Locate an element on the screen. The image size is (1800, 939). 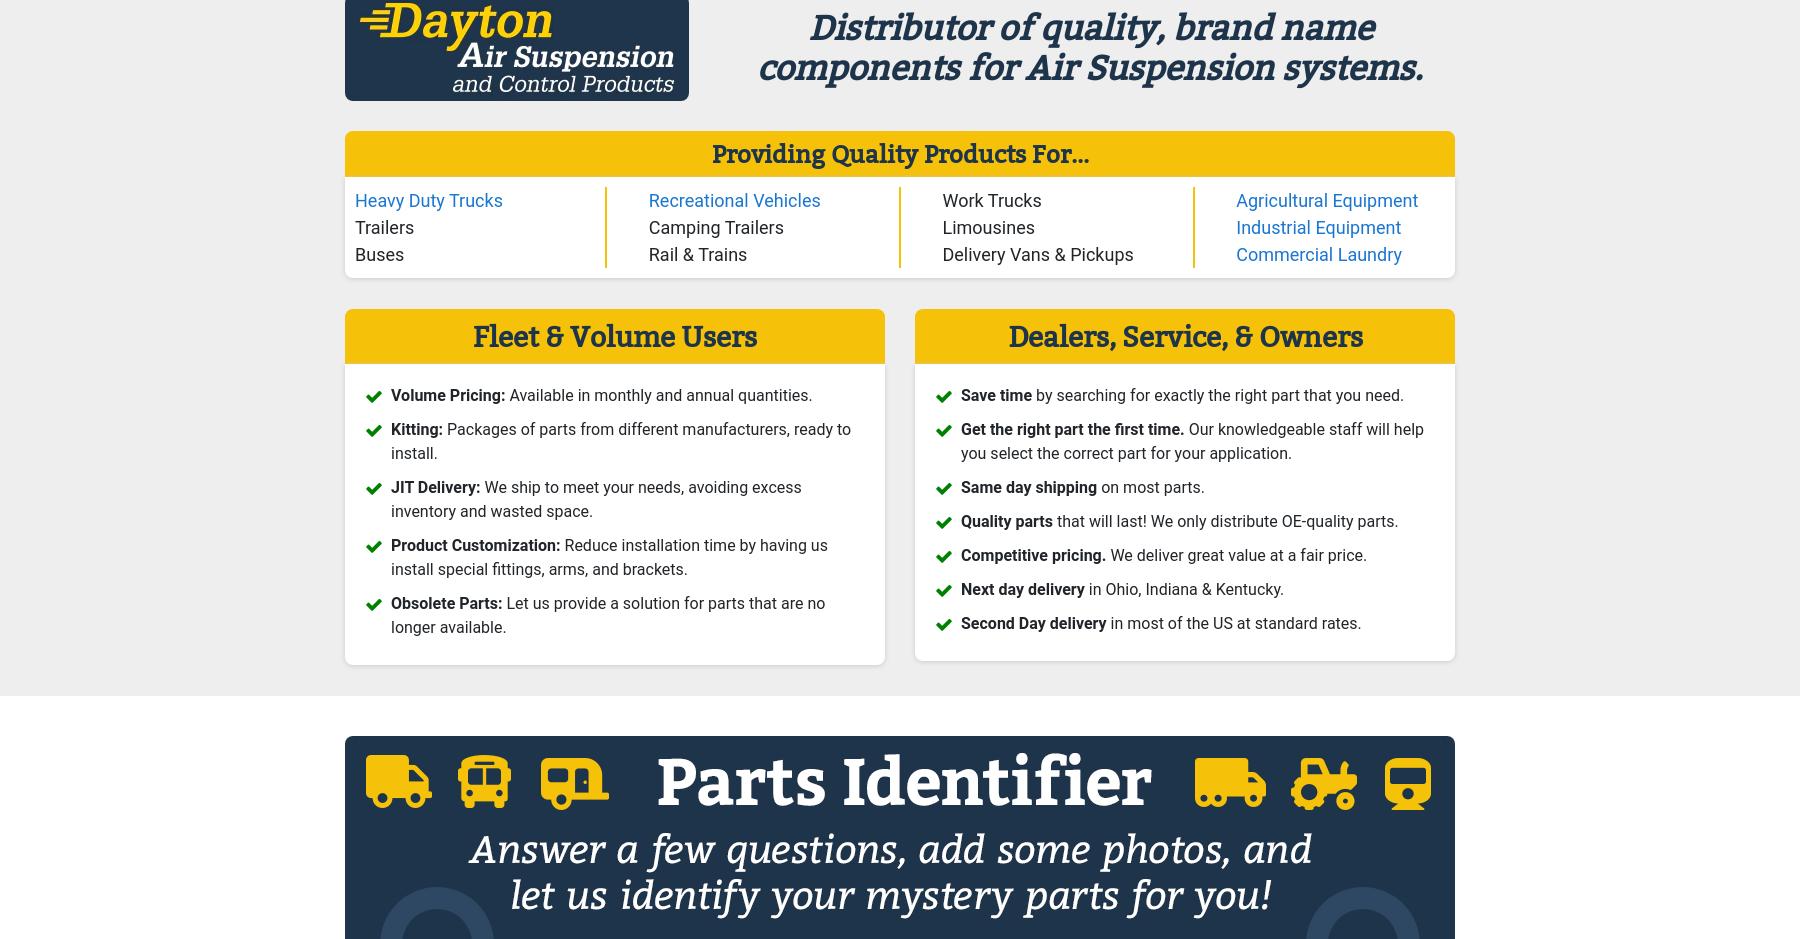
'that will last! We only distribute OE-quality parts.' is located at coordinates (1224, 521).